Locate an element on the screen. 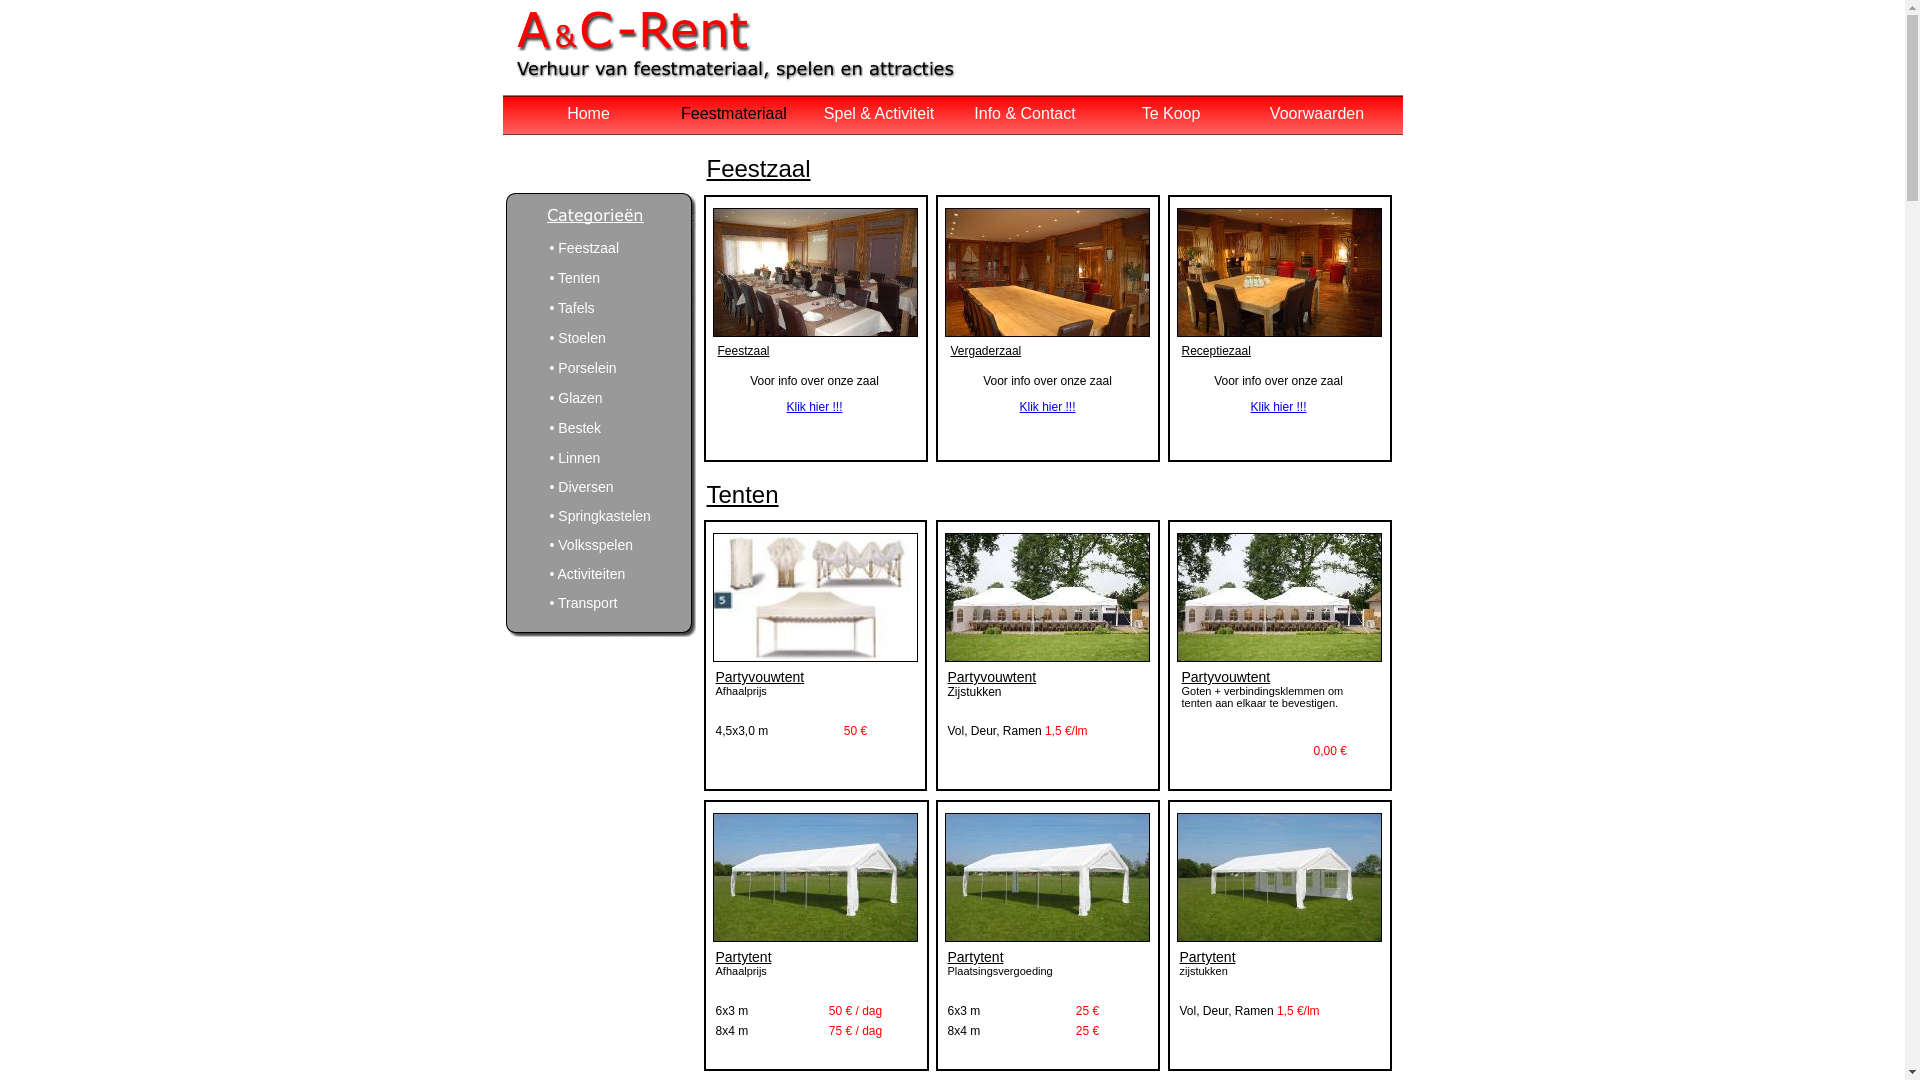 The image size is (1920, 1080). 'Spel & Activiteit' is located at coordinates (878, 113).